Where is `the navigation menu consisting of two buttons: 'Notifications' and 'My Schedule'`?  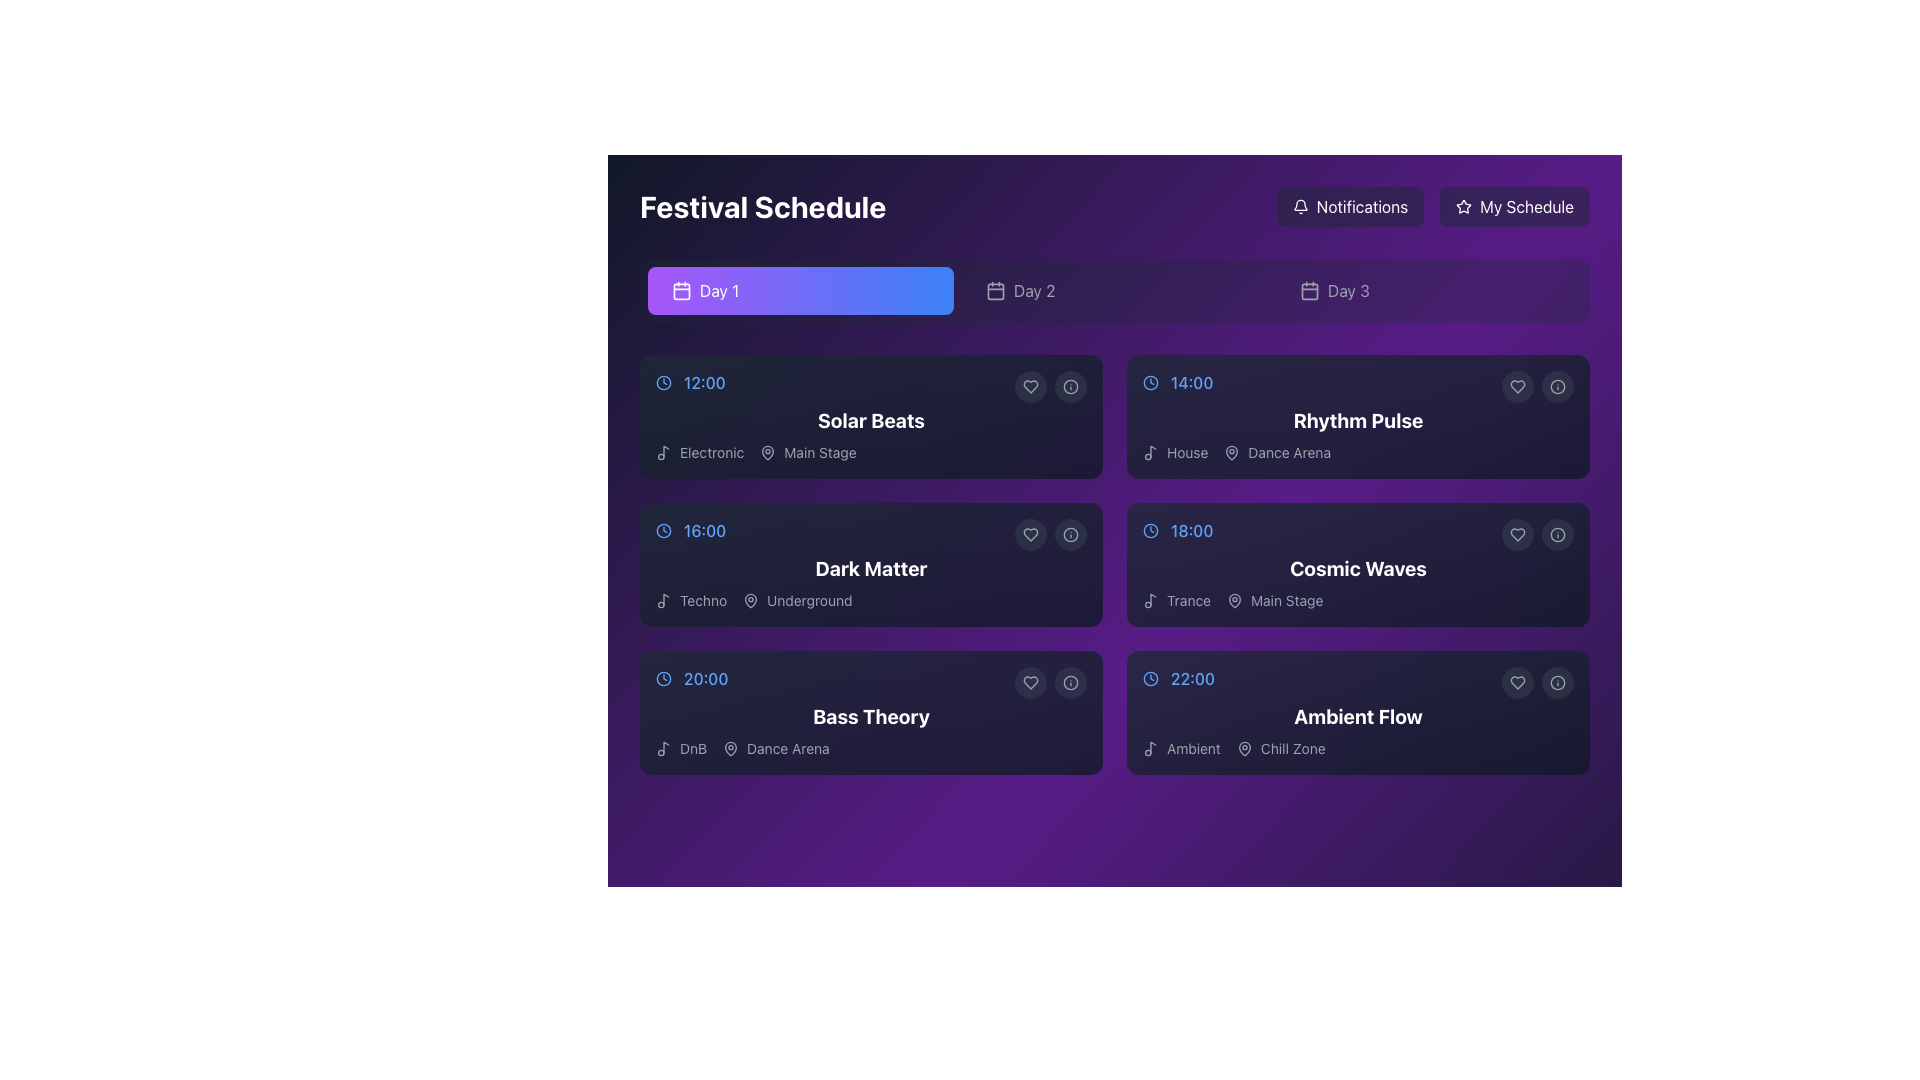
the navigation menu consisting of two buttons: 'Notifications' and 'My Schedule' is located at coordinates (1432, 207).